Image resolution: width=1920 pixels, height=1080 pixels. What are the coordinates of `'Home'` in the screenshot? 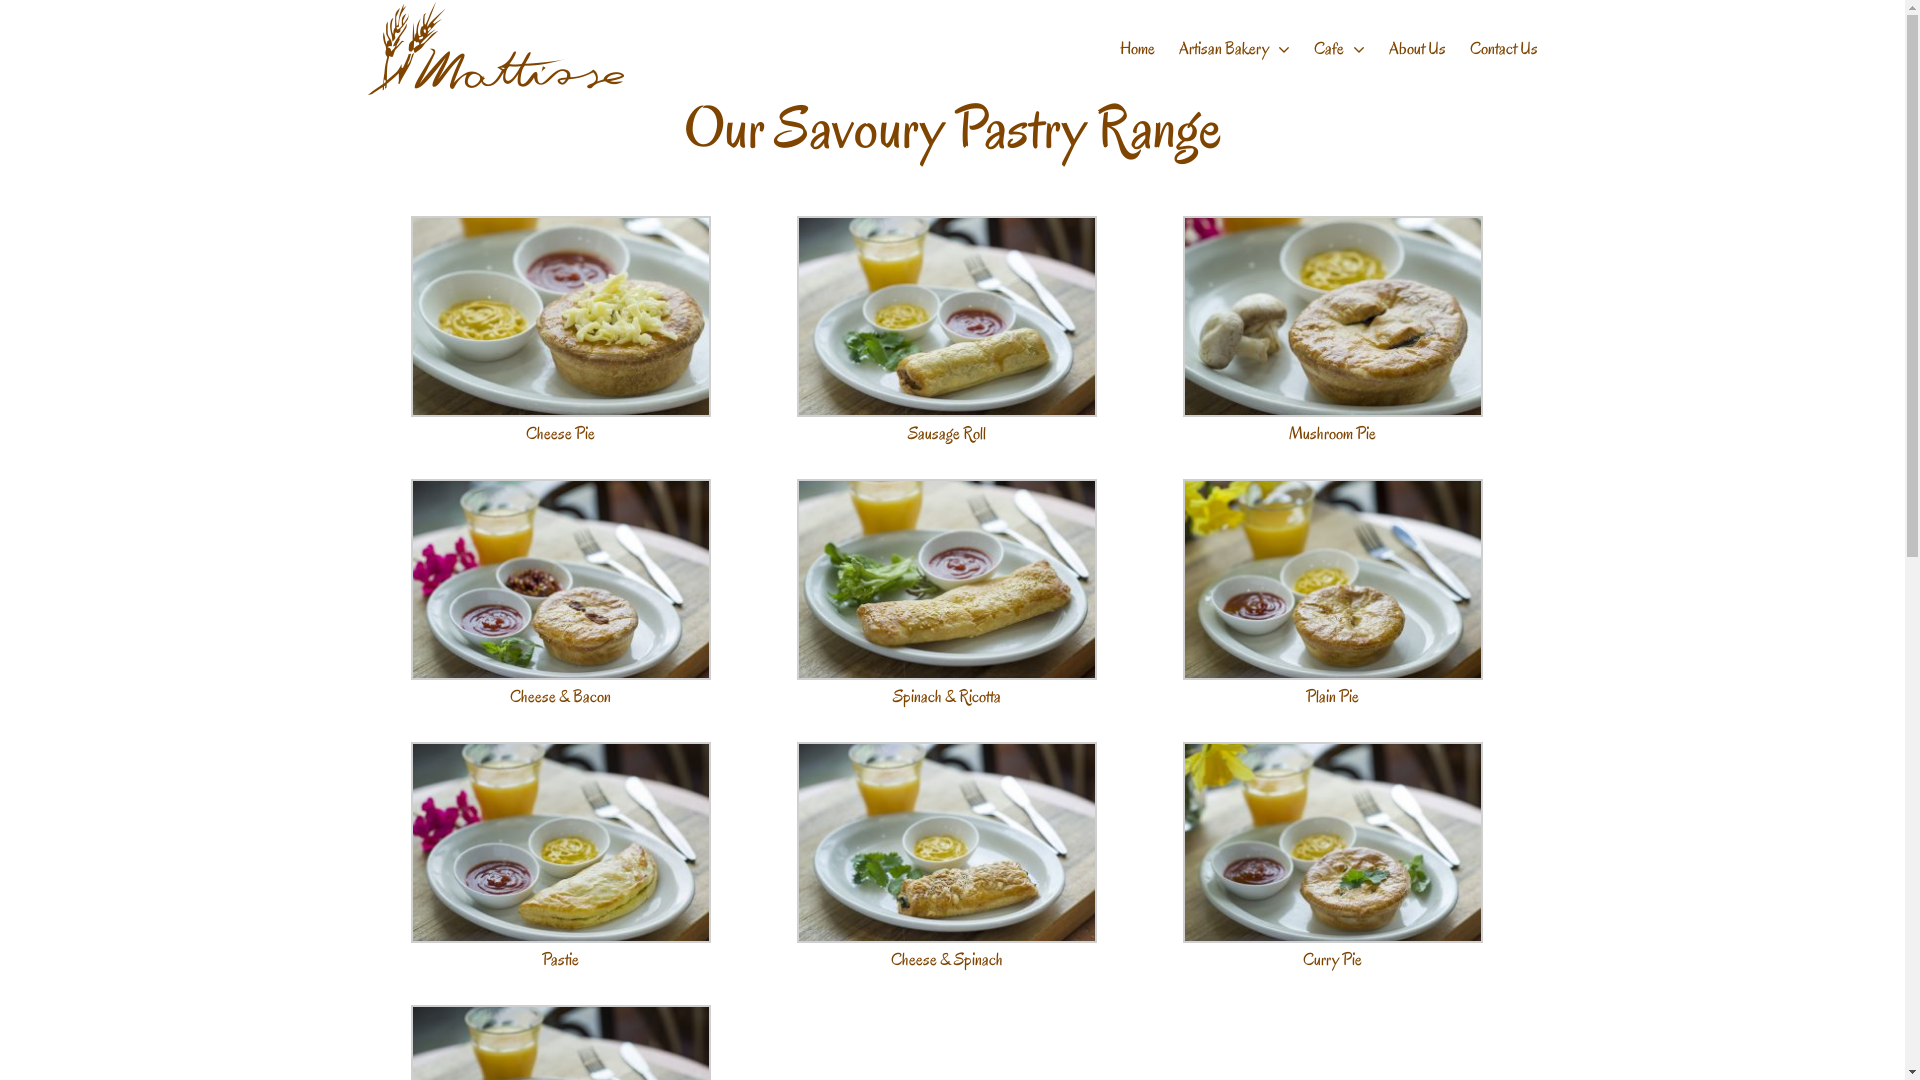 It's located at (1118, 48).